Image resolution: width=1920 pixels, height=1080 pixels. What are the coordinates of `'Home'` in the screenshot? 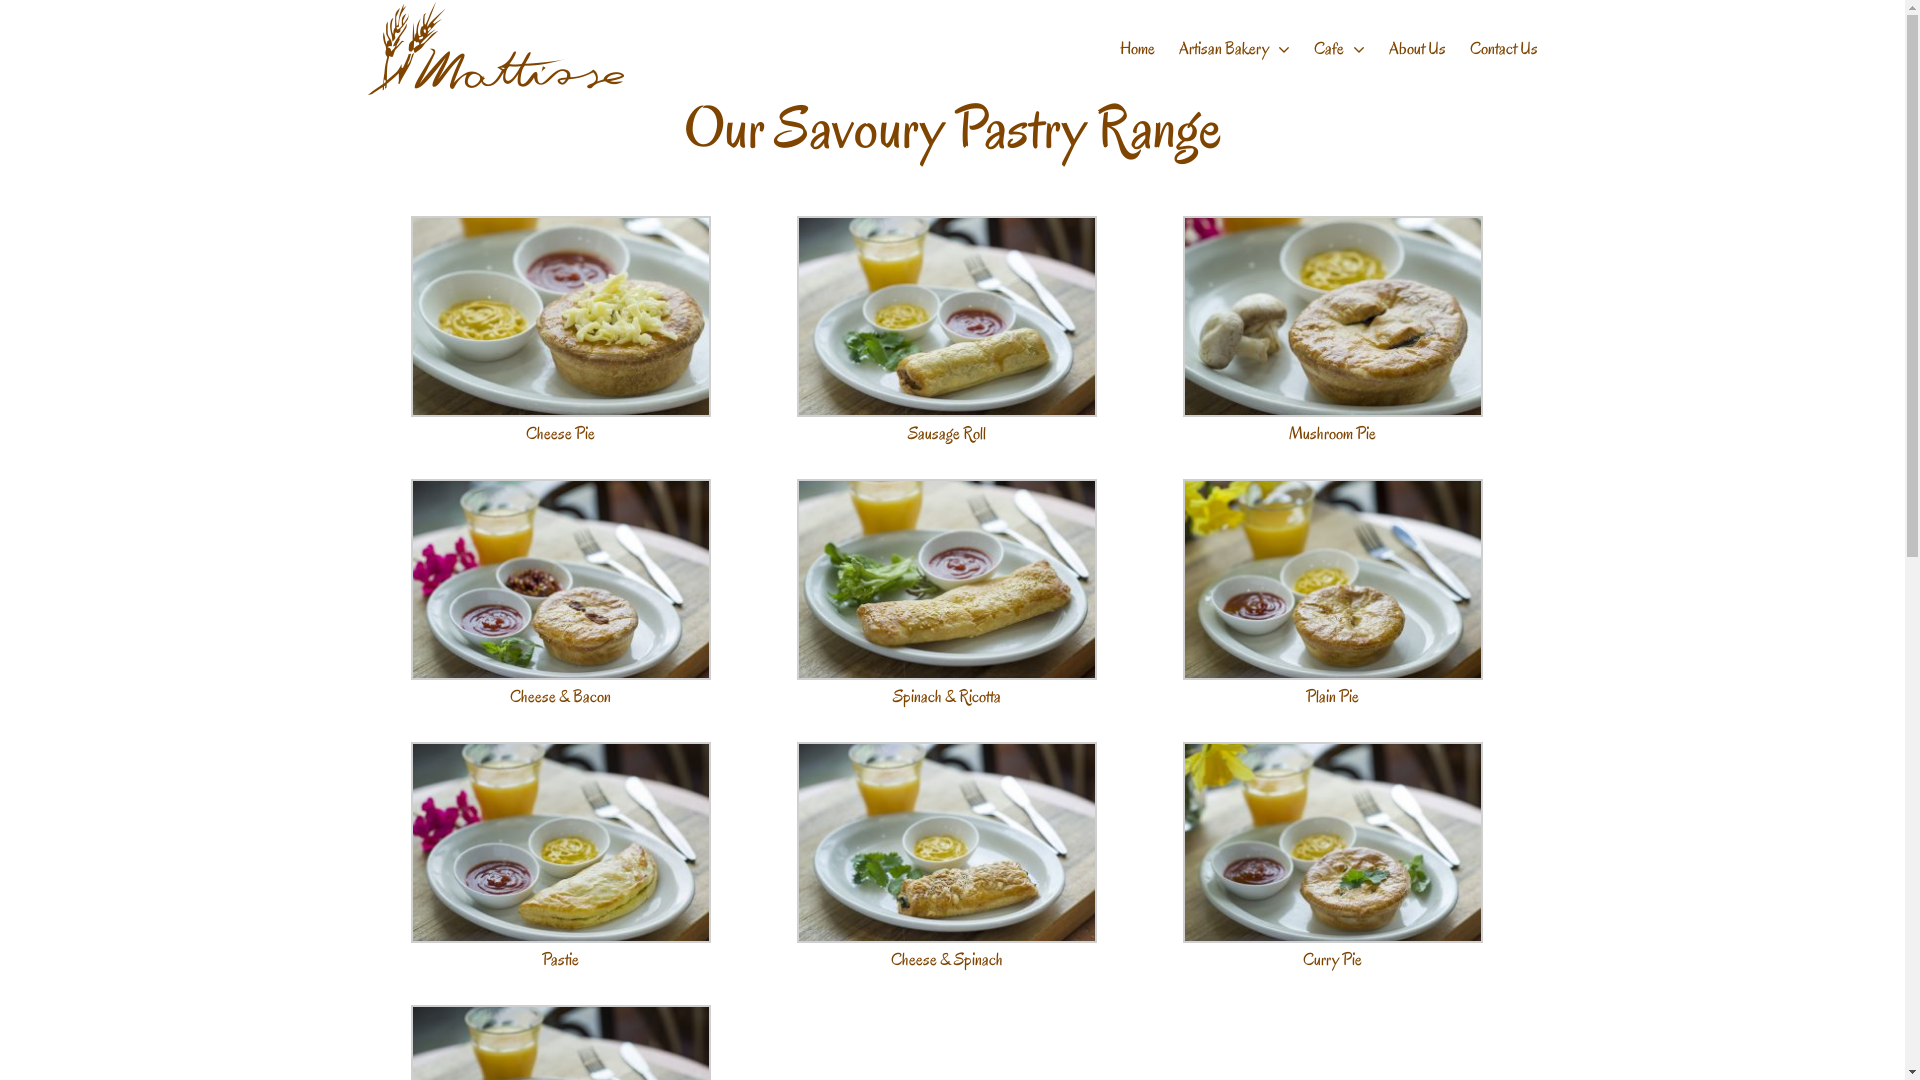 It's located at (1118, 48).